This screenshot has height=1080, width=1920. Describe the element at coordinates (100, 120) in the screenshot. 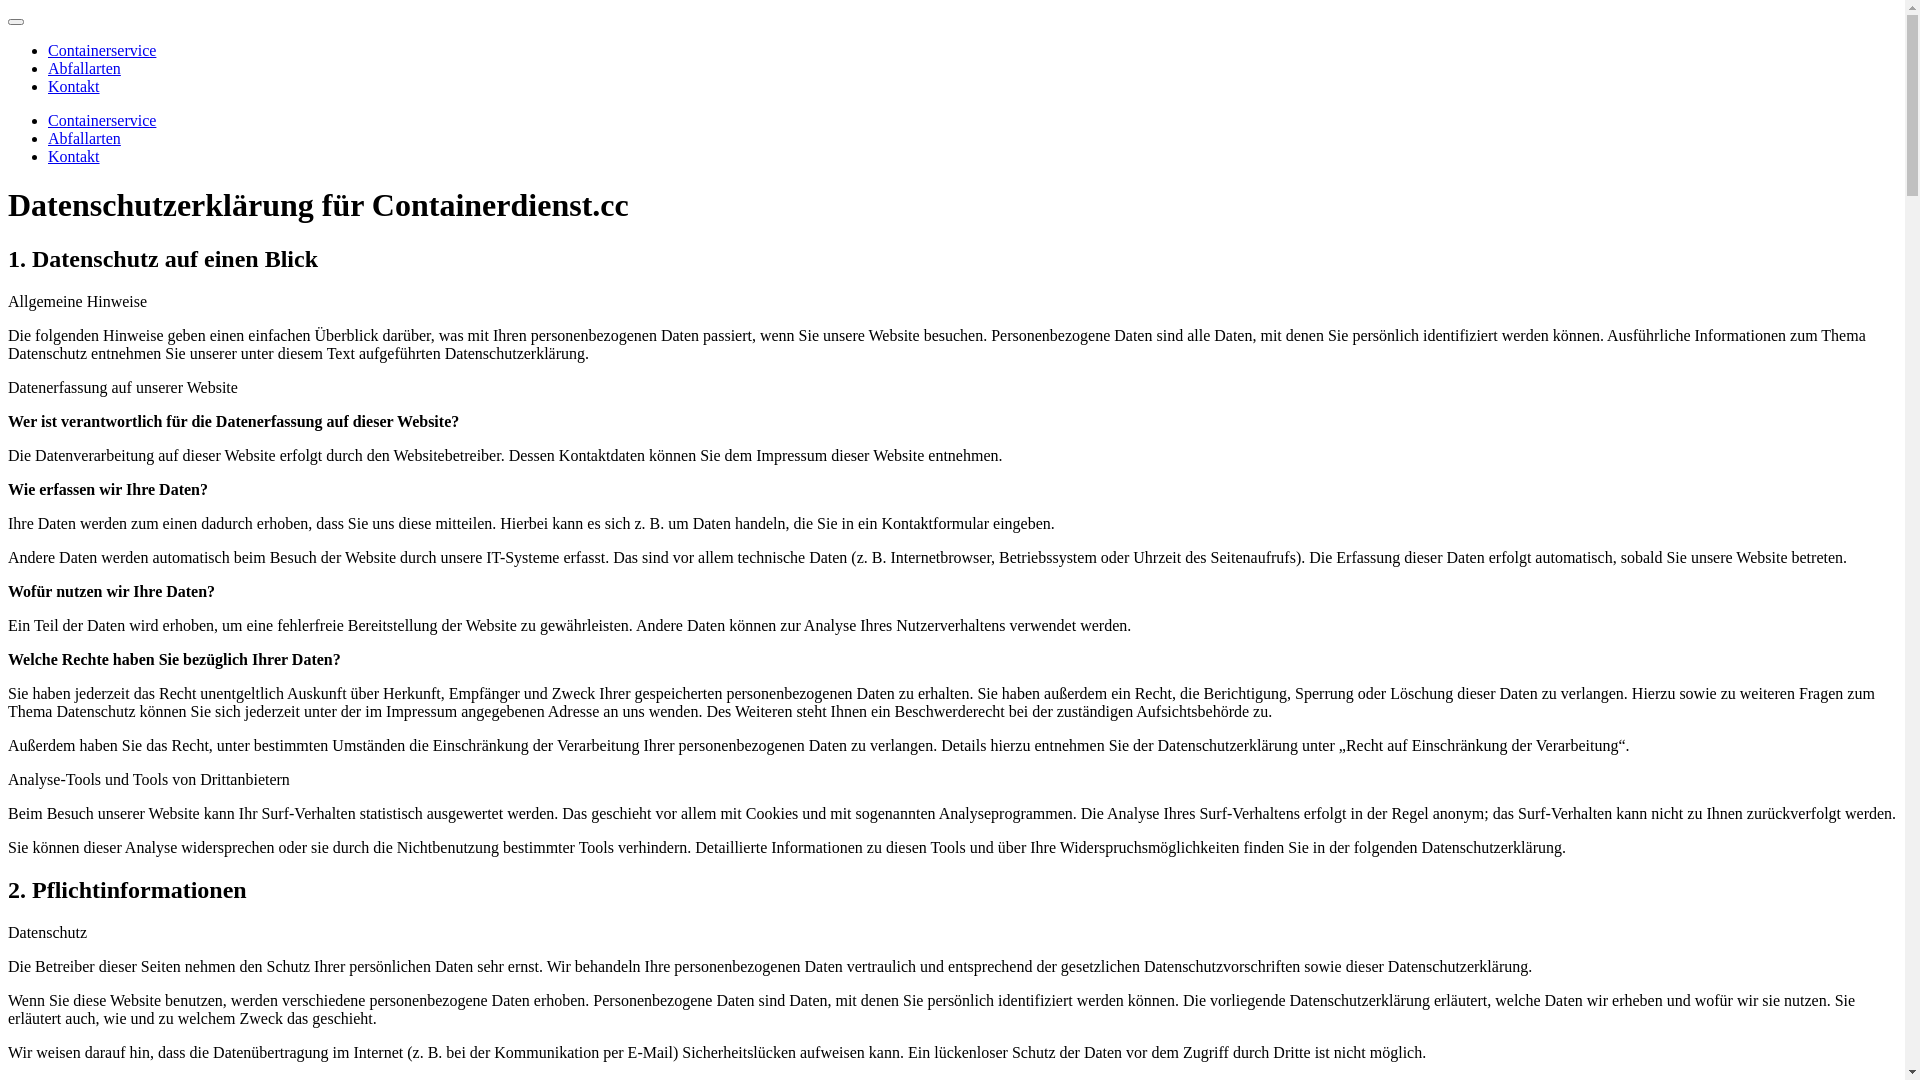

I see `'Containerservice'` at that location.